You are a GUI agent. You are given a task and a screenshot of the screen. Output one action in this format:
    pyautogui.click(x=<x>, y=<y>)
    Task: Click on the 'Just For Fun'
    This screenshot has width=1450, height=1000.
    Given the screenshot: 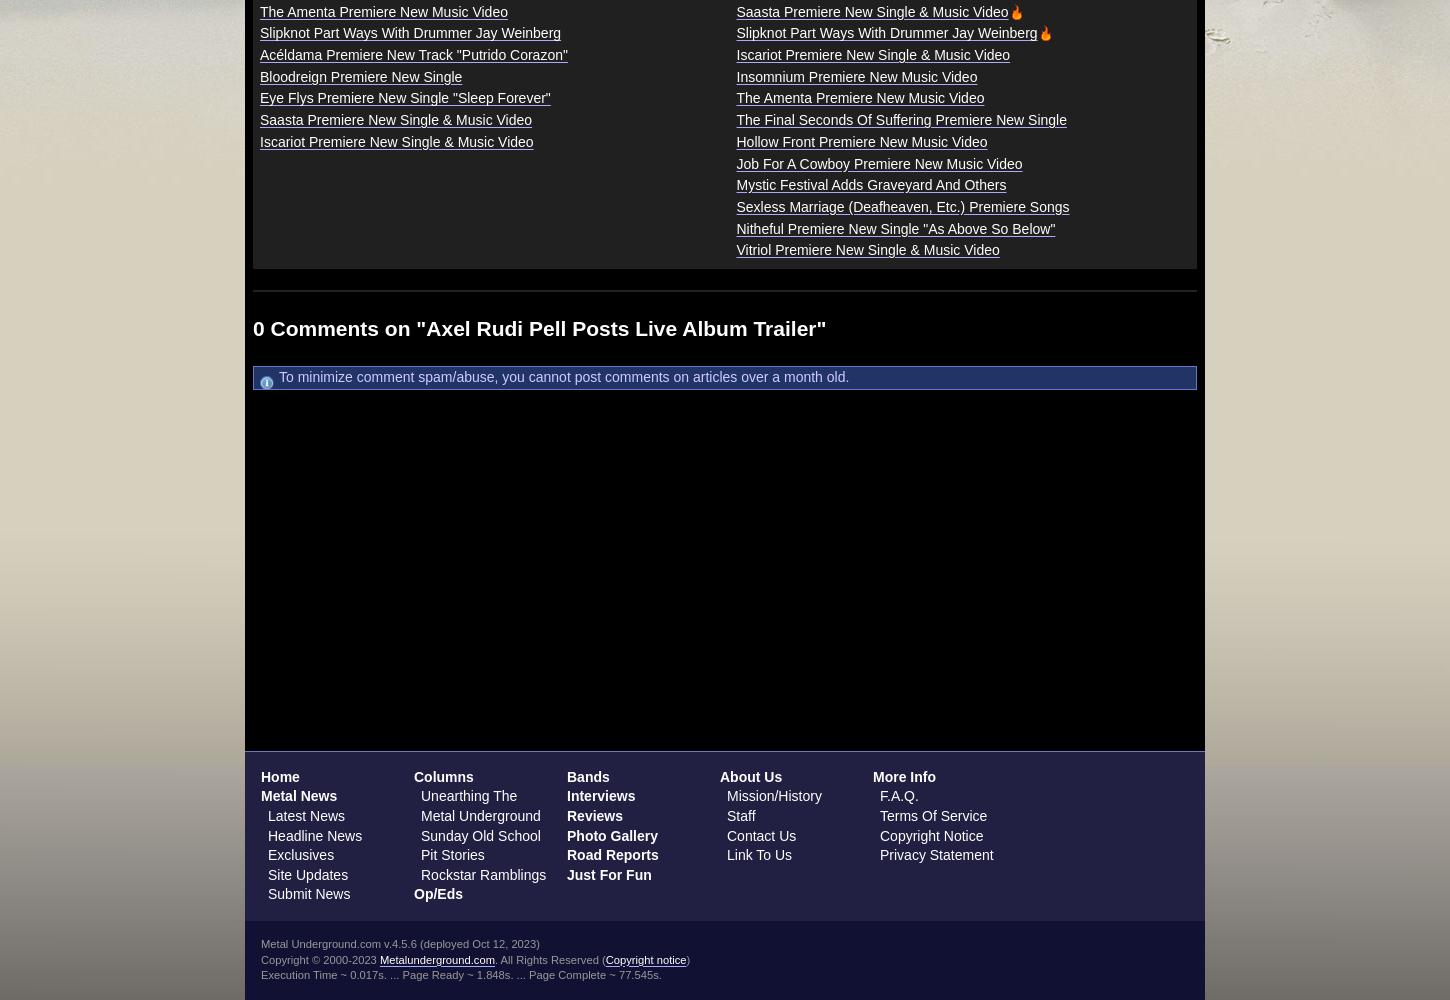 What is the action you would take?
    pyautogui.click(x=608, y=873)
    